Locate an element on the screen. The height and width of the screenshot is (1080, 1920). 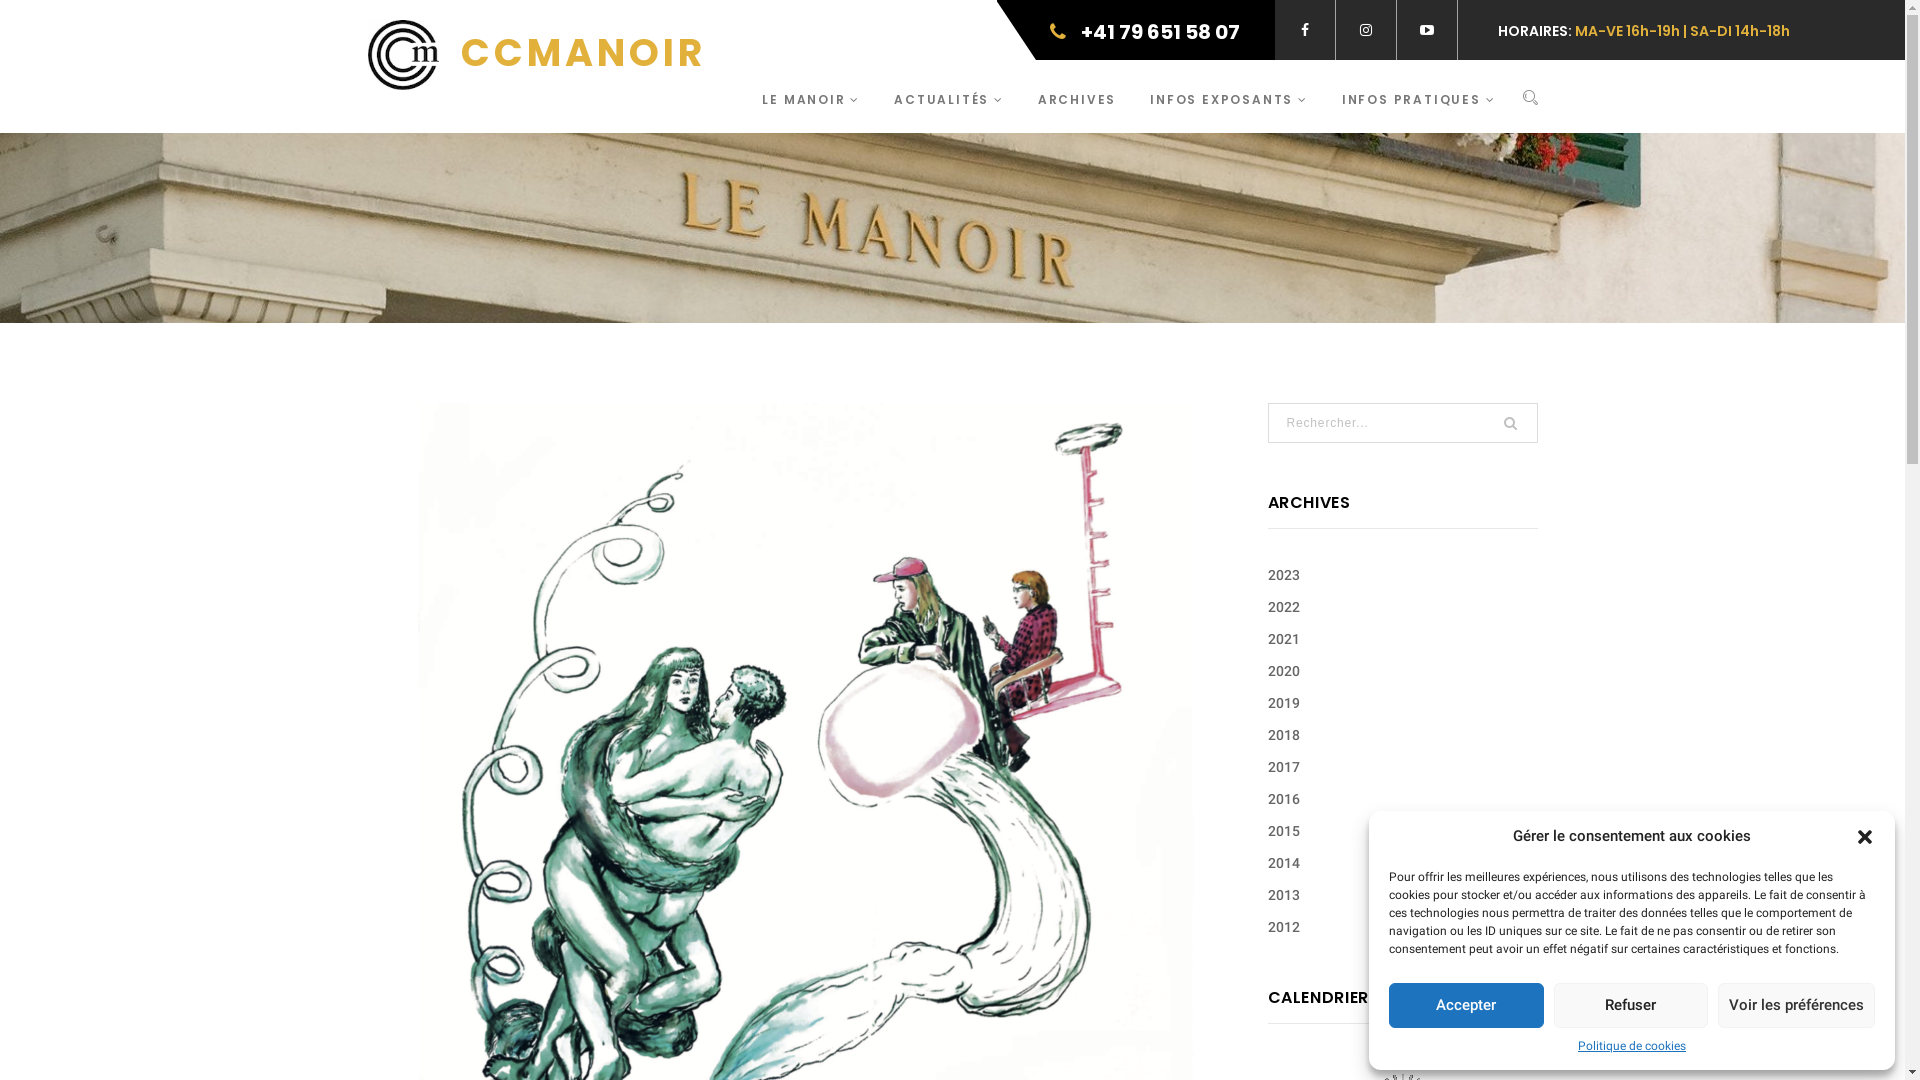
'+41 79 651 58 07' is located at coordinates (1136, 28).